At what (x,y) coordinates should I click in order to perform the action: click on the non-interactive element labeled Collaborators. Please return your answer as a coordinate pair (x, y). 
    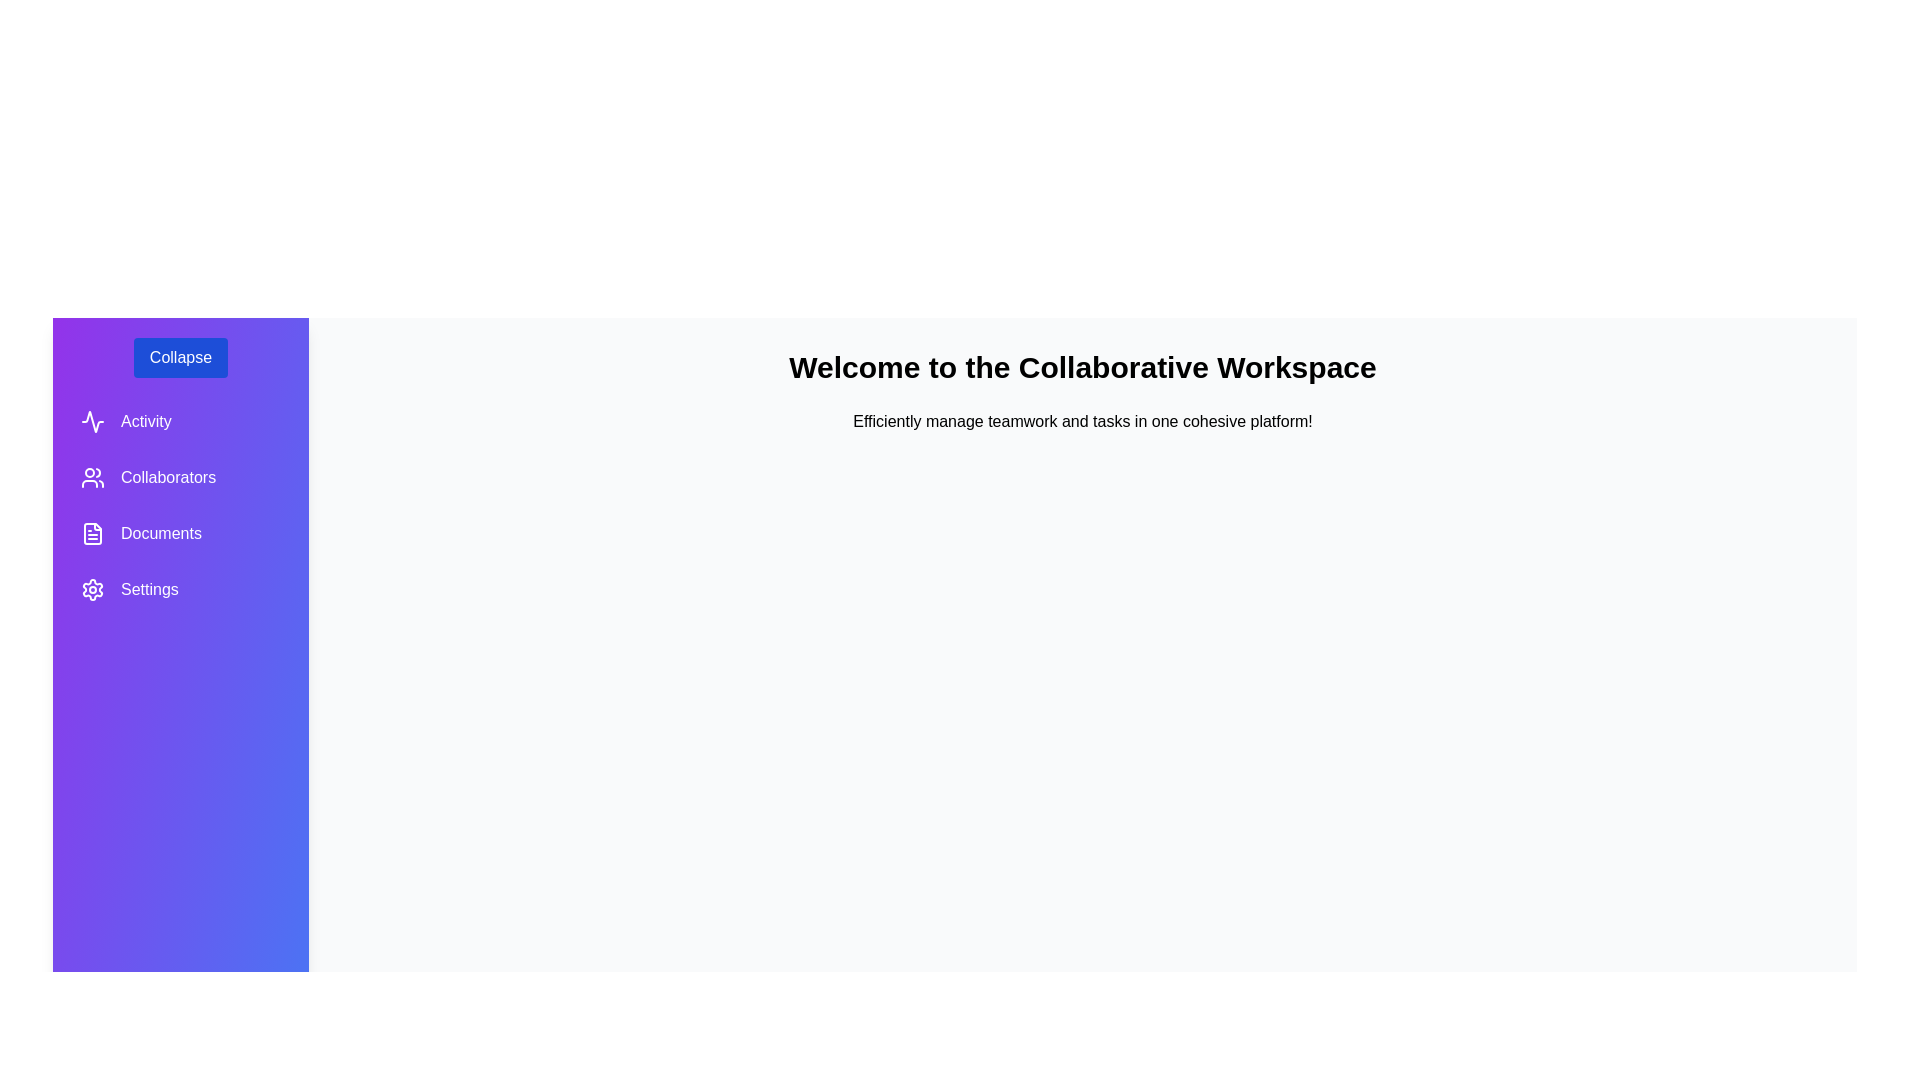
    Looking at the image, I should click on (181, 478).